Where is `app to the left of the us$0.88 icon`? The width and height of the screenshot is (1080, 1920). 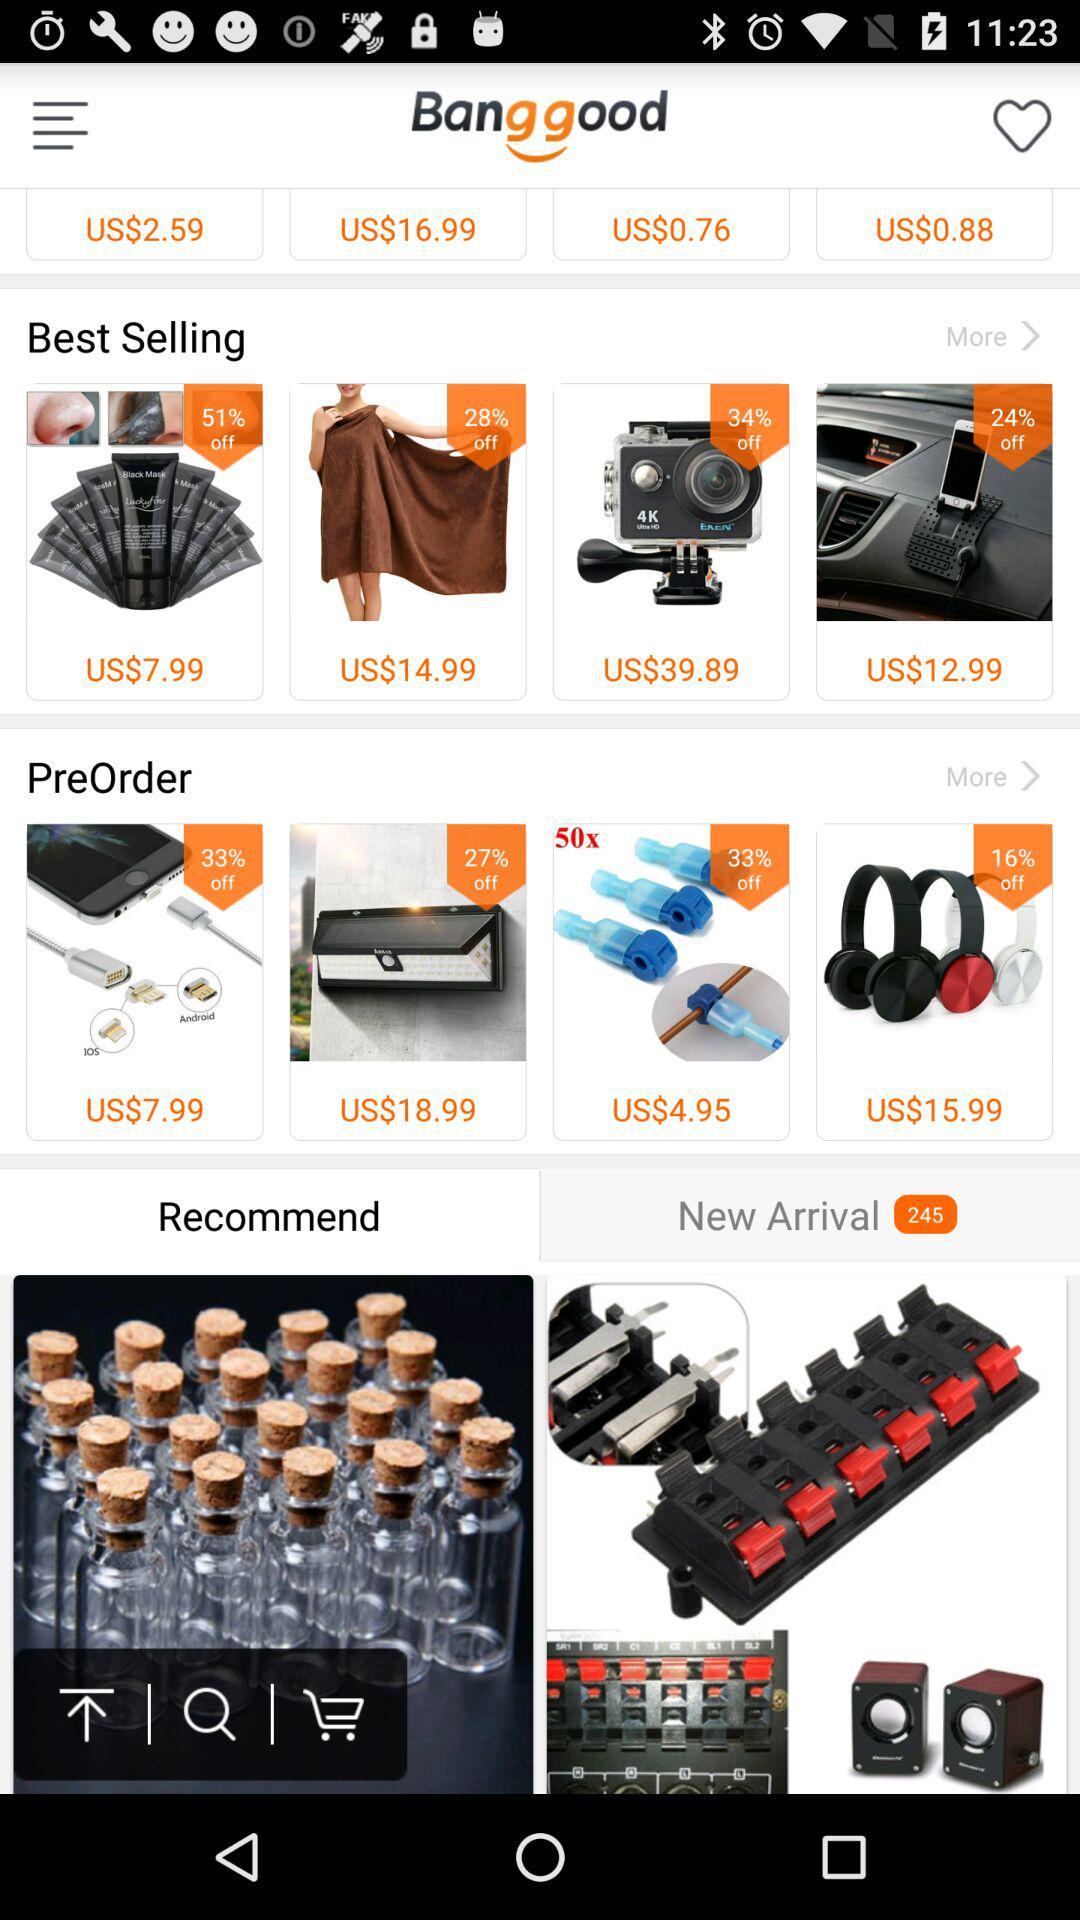
app to the left of the us$0.88 icon is located at coordinates (538, 124).